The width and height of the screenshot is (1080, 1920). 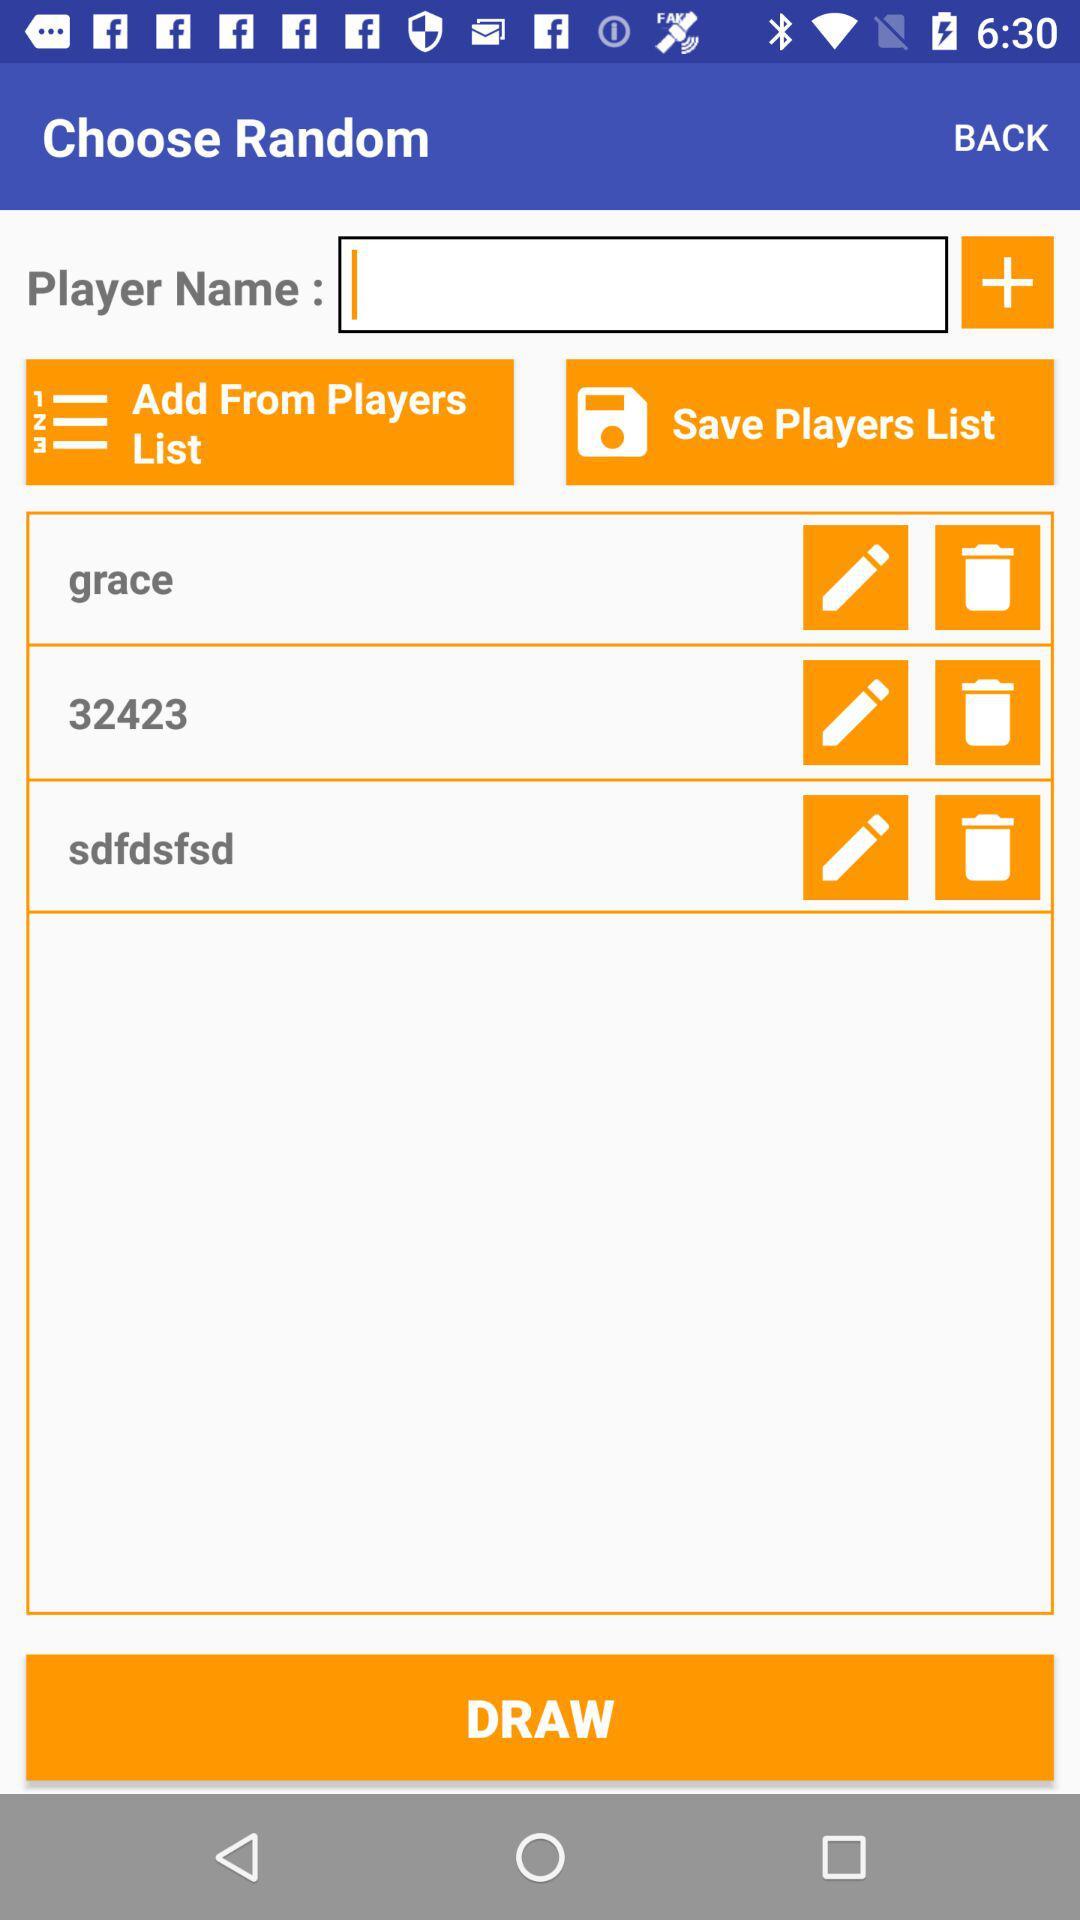 What do you see at coordinates (1007, 281) in the screenshot?
I see `item above the save players list item` at bounding box center [1007, 281].